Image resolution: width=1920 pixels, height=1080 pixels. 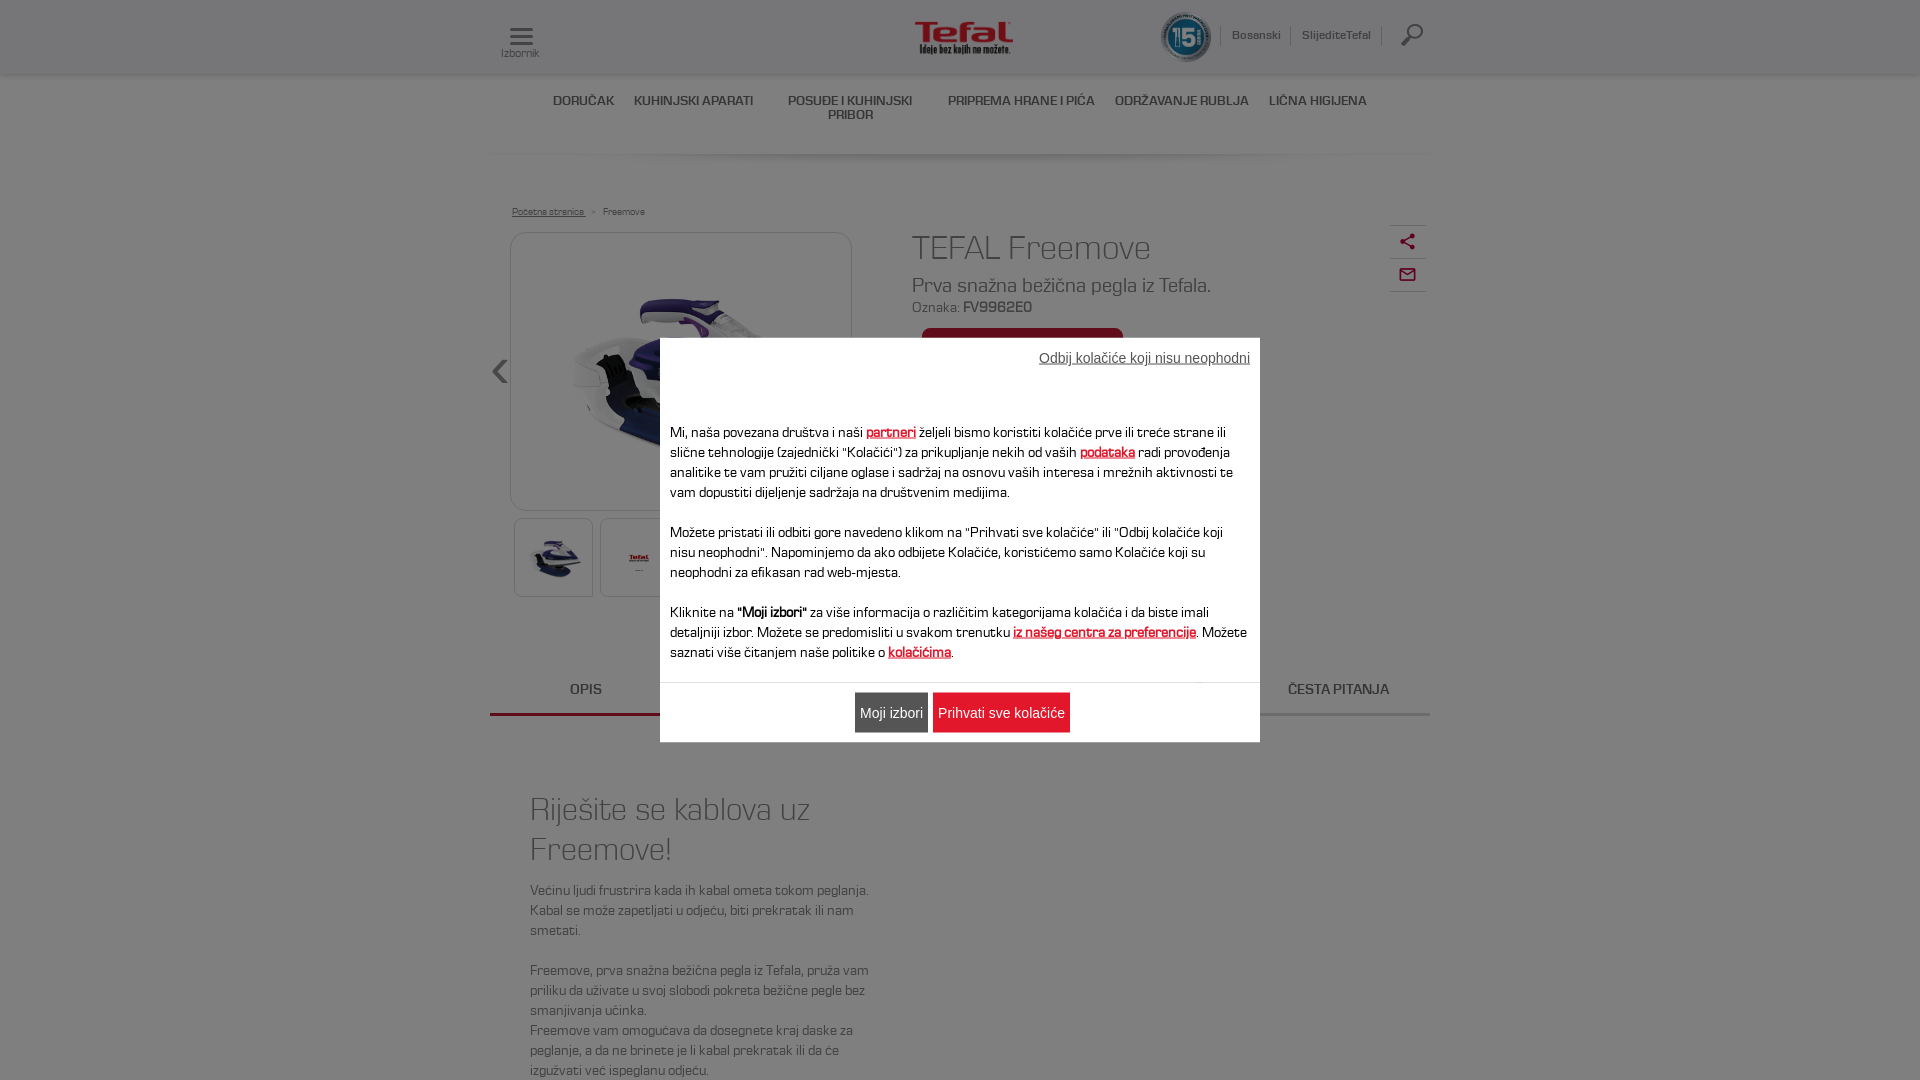 What do you see at coordinates (602, 212) in the screenshot?
I see `'Freemove'` at bounding box center [602, 212].